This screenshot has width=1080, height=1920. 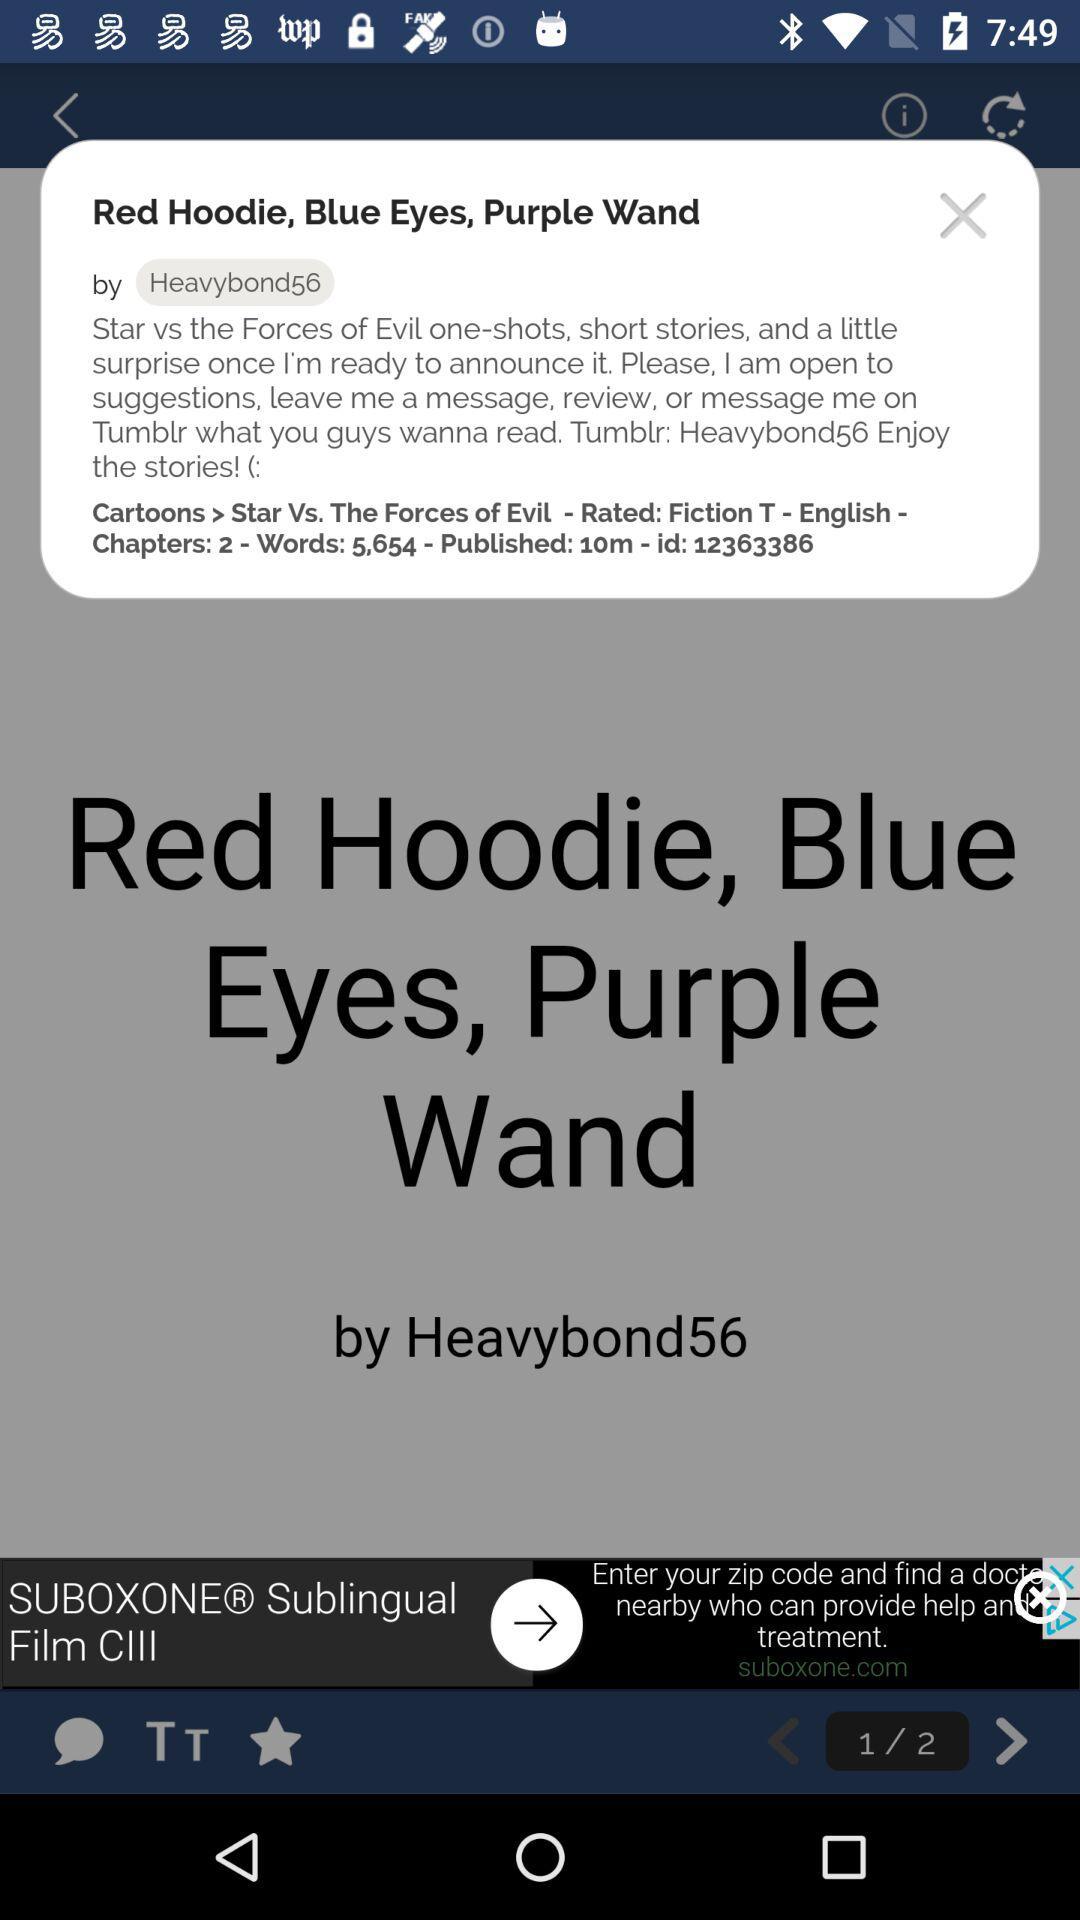 I want to click on information, so click(x=890, y=114).